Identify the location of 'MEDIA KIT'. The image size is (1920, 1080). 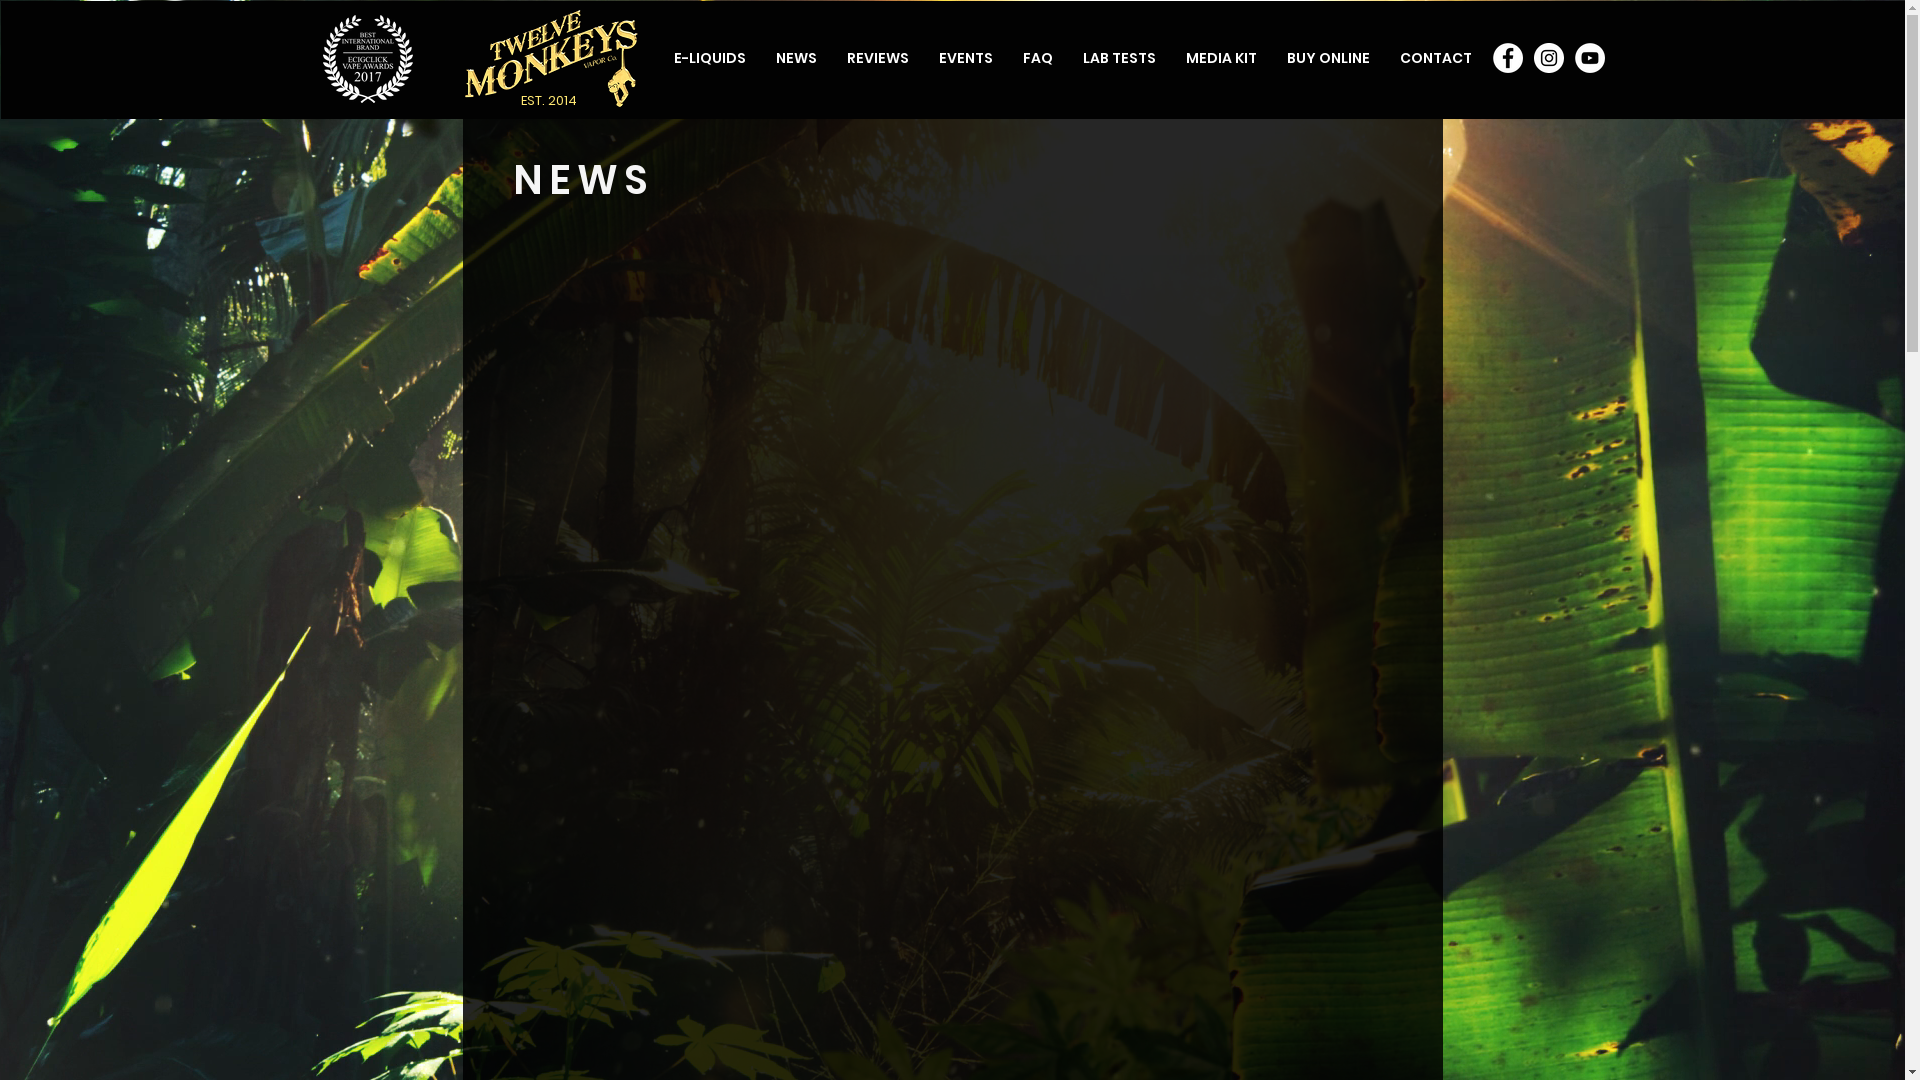
(1219, 56).